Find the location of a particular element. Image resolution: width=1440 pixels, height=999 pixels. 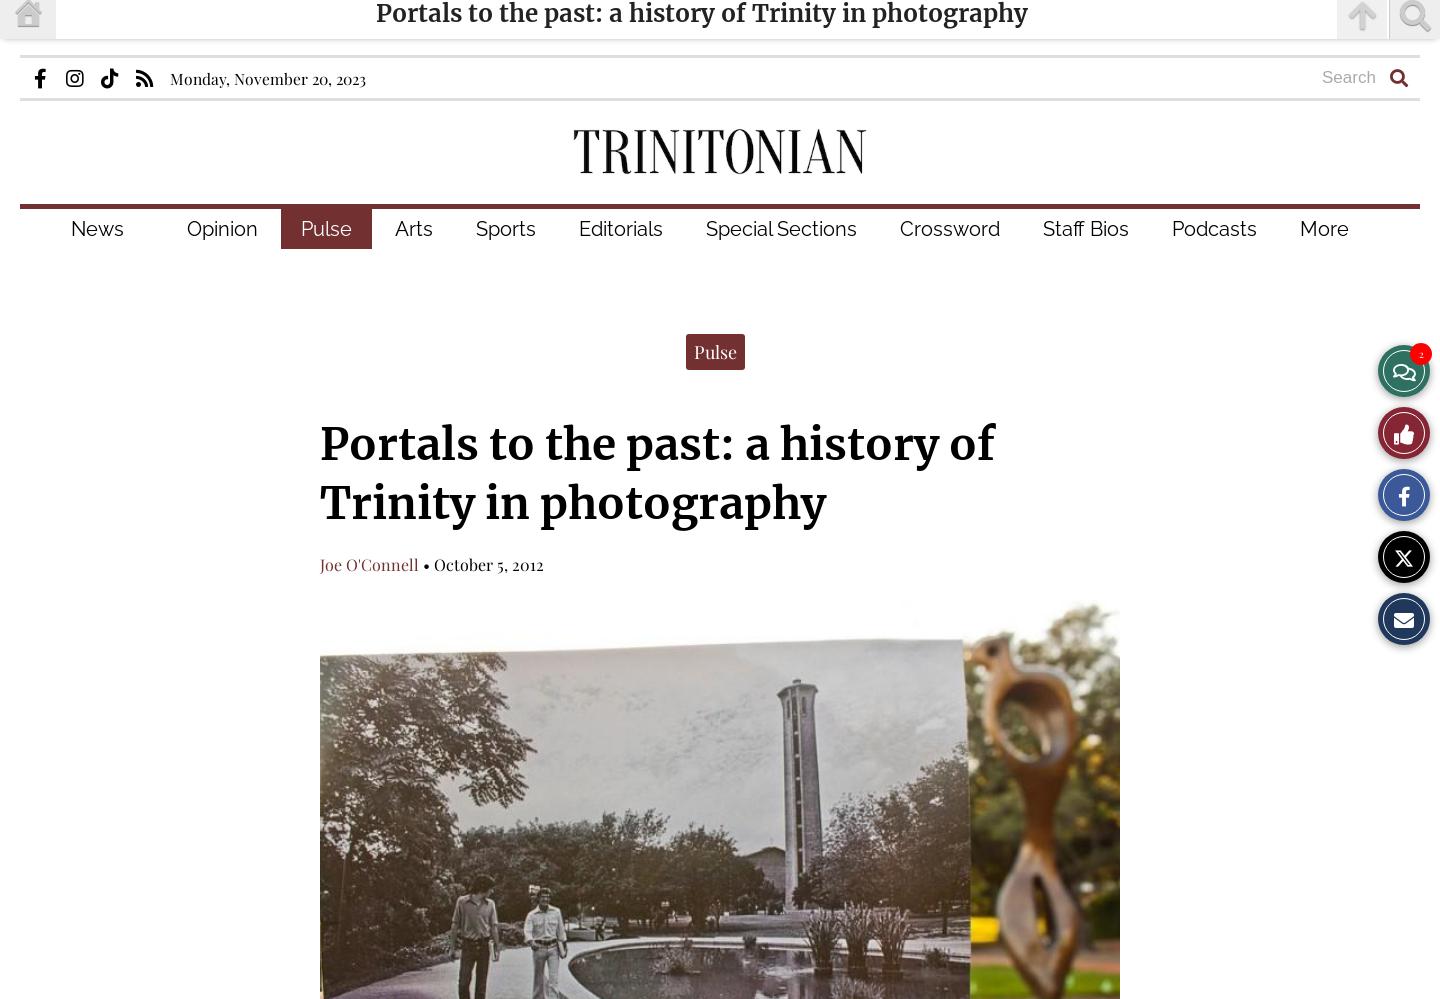

'Staff Bios' is located at coordinates (1085, 228).